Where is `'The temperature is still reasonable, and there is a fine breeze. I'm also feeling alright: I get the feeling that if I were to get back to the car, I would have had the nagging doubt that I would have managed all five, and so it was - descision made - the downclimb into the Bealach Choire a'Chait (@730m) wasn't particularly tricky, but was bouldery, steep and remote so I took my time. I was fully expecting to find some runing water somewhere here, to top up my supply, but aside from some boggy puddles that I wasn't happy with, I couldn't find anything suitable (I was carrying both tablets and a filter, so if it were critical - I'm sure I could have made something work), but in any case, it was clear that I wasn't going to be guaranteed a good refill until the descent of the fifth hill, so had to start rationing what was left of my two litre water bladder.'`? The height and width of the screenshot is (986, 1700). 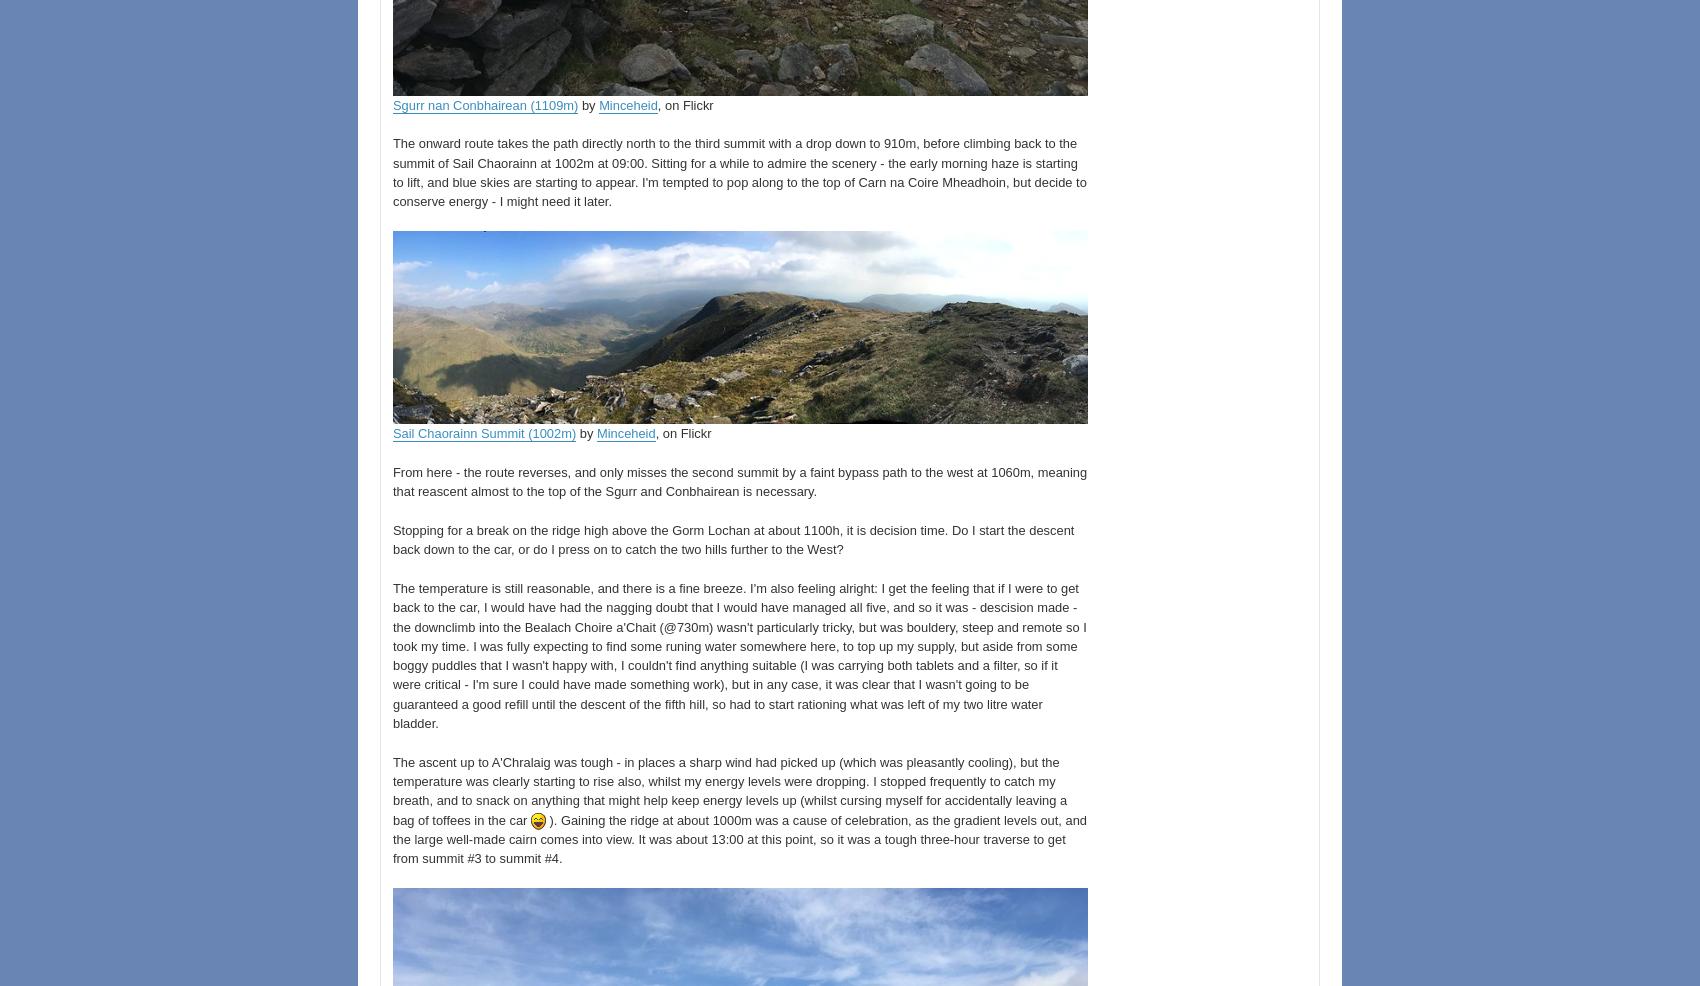
'The temperature is still reasonable, and there is a fine breeze. I'm also feeling alright: I get the feeling that if I were to get back to the car, I would have had the nagging doubt that I would have managed all five, and so it was - descision made - the downclimb into the Bealach Choire a'Chait (@730m) wasn't particularly tricky, but was bouldery, steep and remote so I took my time. I was fully expecting to find some runing water somewhere here, to top up my supply, but aside from some boggy puddles that I wasn't happy with, I couldn't find anything suitable (I was carrying both tablets and a filter, so if it were critical - I'm sure I could have made something work), but in any case, it was clear that I wasn't going to be guaranteed a good refill until the descent of the fifth hill, so had to start rationing what was left of my two litre water bladder.' is located at coordinates (739, 655).